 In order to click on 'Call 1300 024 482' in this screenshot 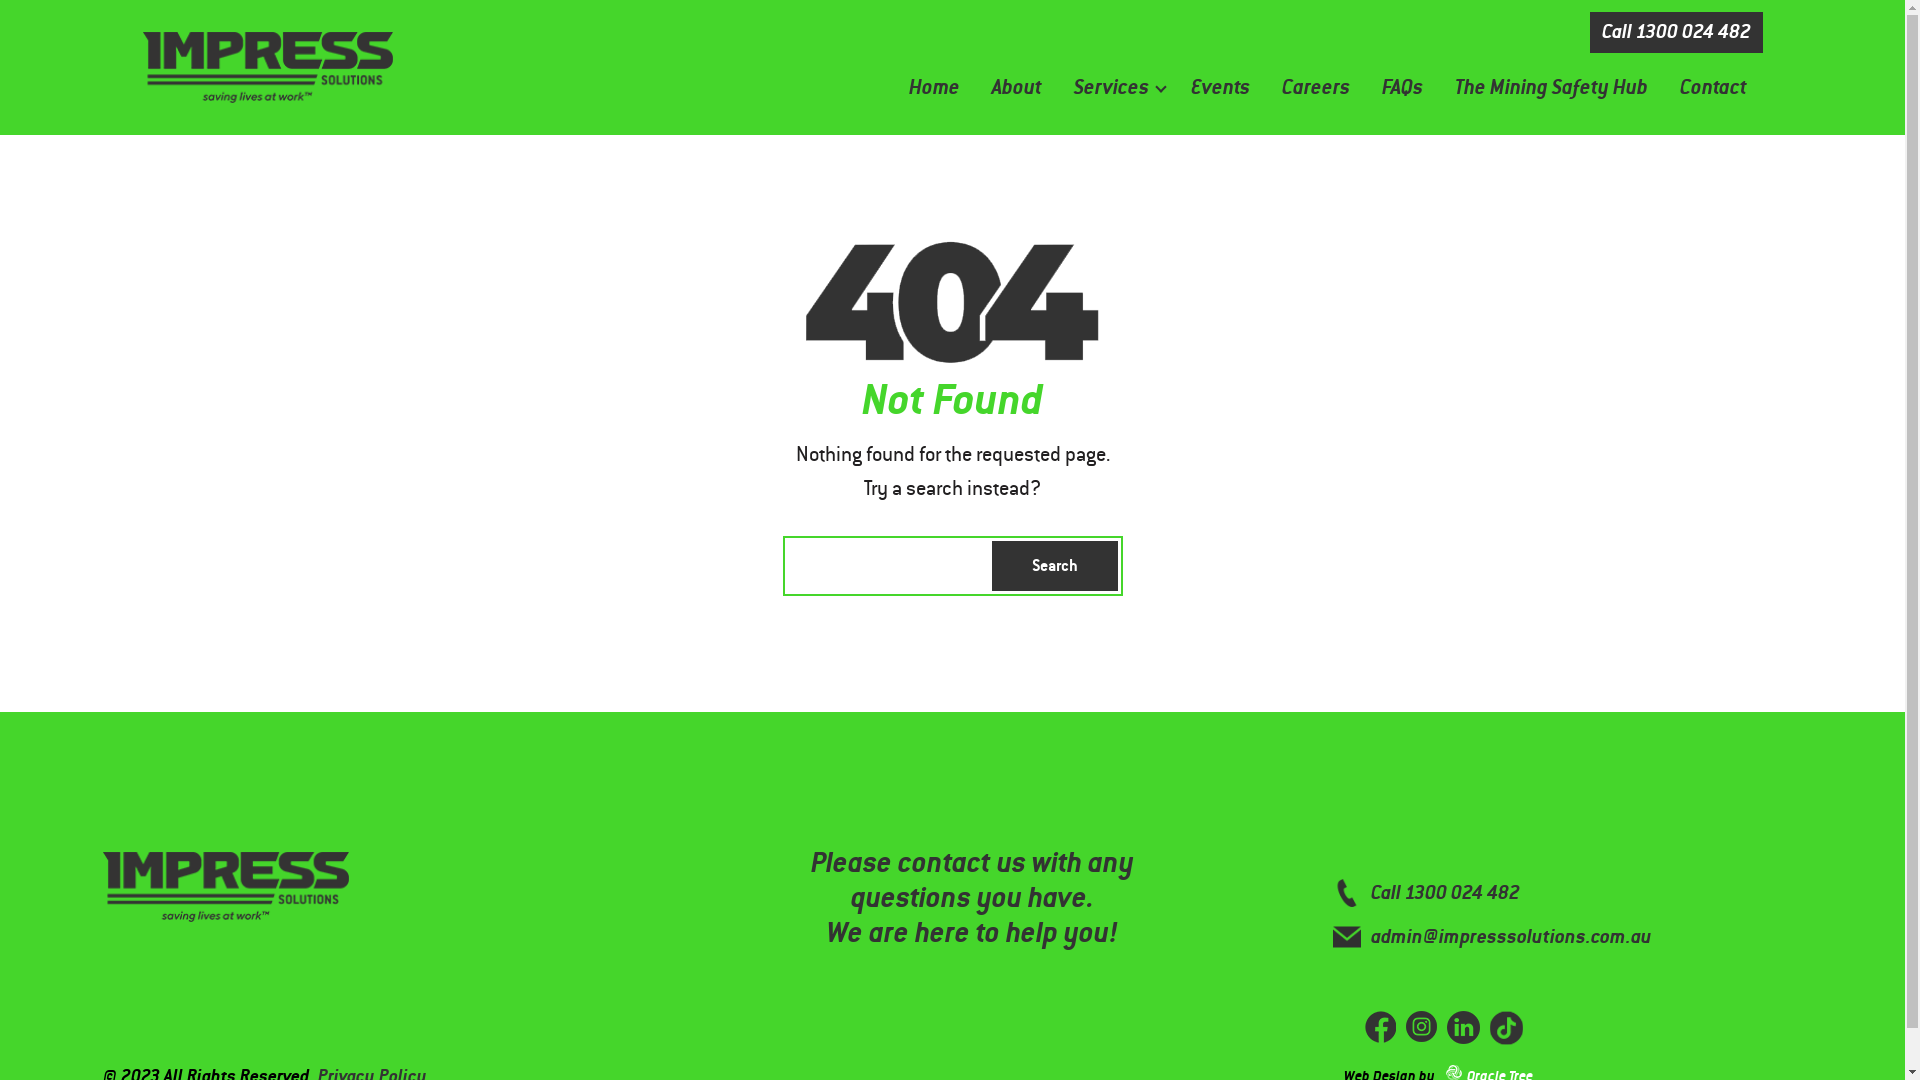, I will do `click(1424, 892)`.